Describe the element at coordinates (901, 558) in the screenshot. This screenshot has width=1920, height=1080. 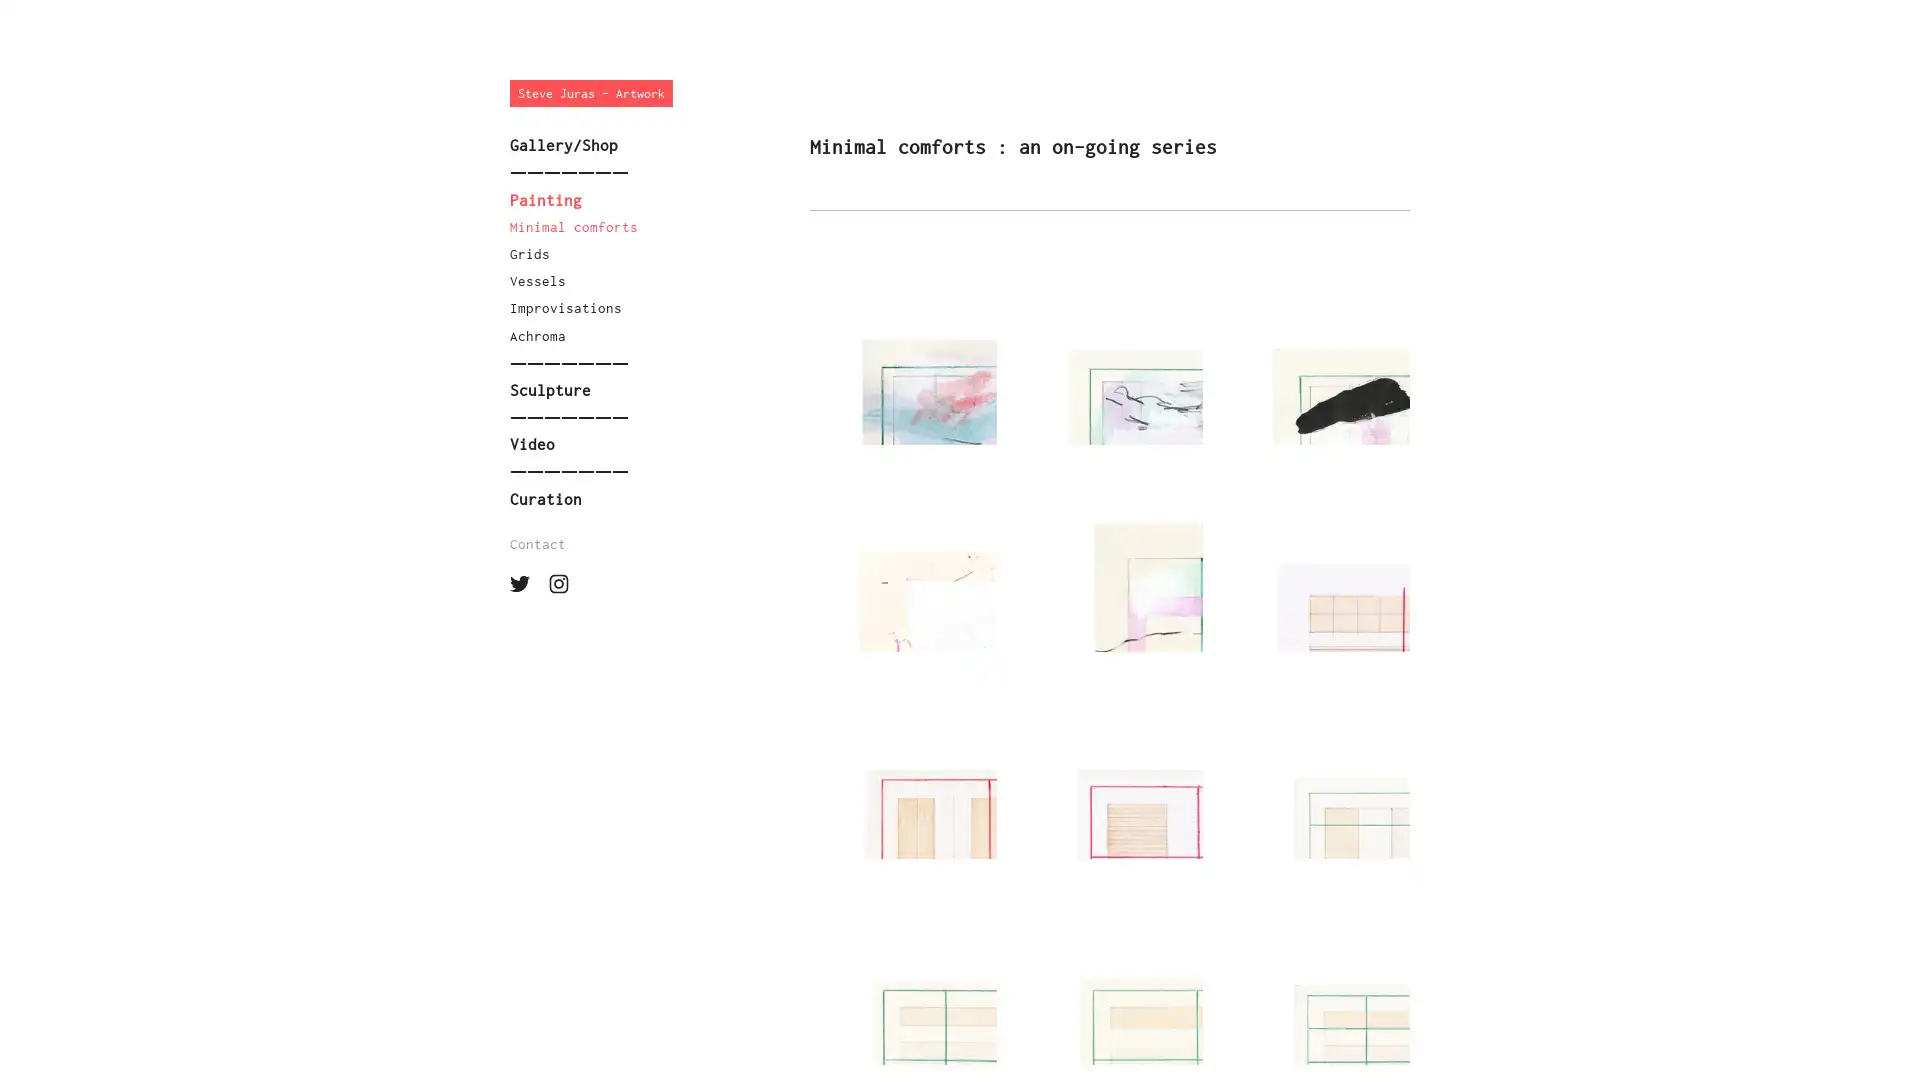
I see `View fullsize Gut feeling (04)` at that location.